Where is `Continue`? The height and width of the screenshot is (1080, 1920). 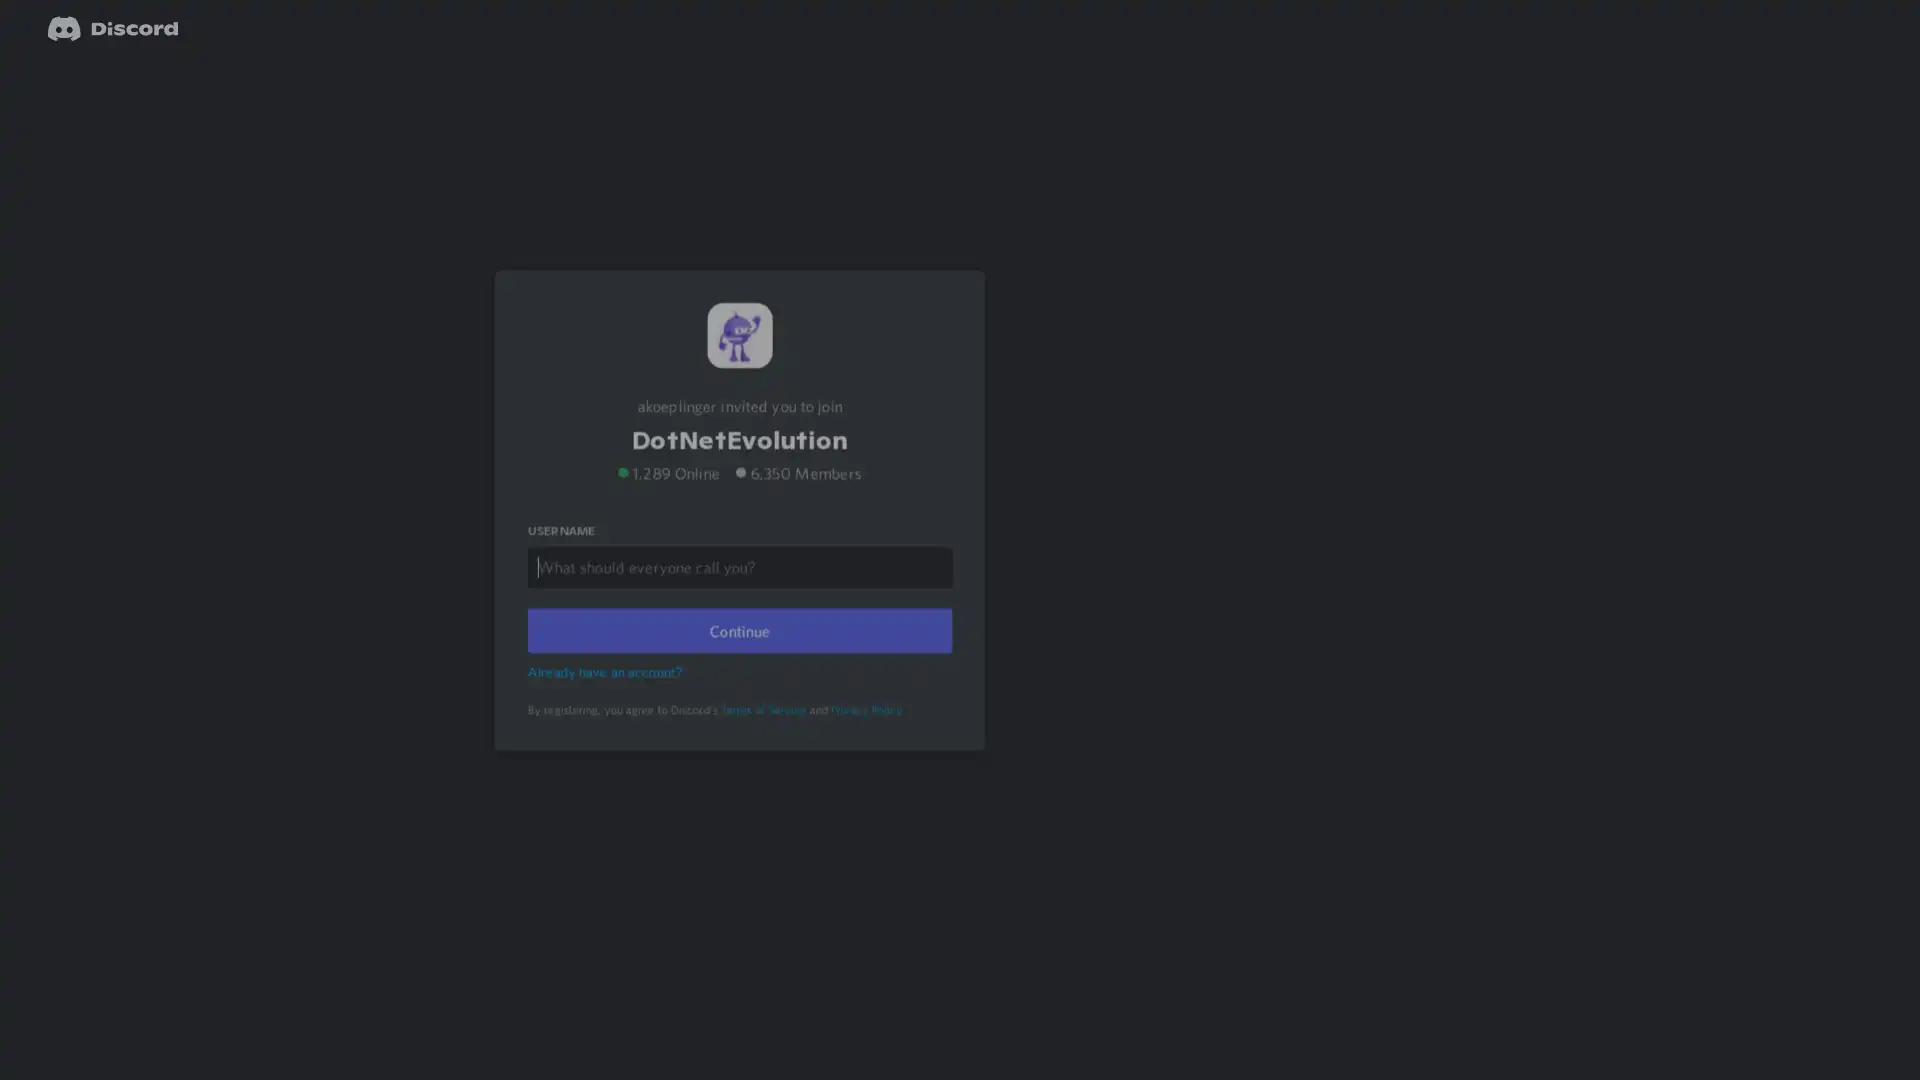 Continue is located at coordinates (738, 656).